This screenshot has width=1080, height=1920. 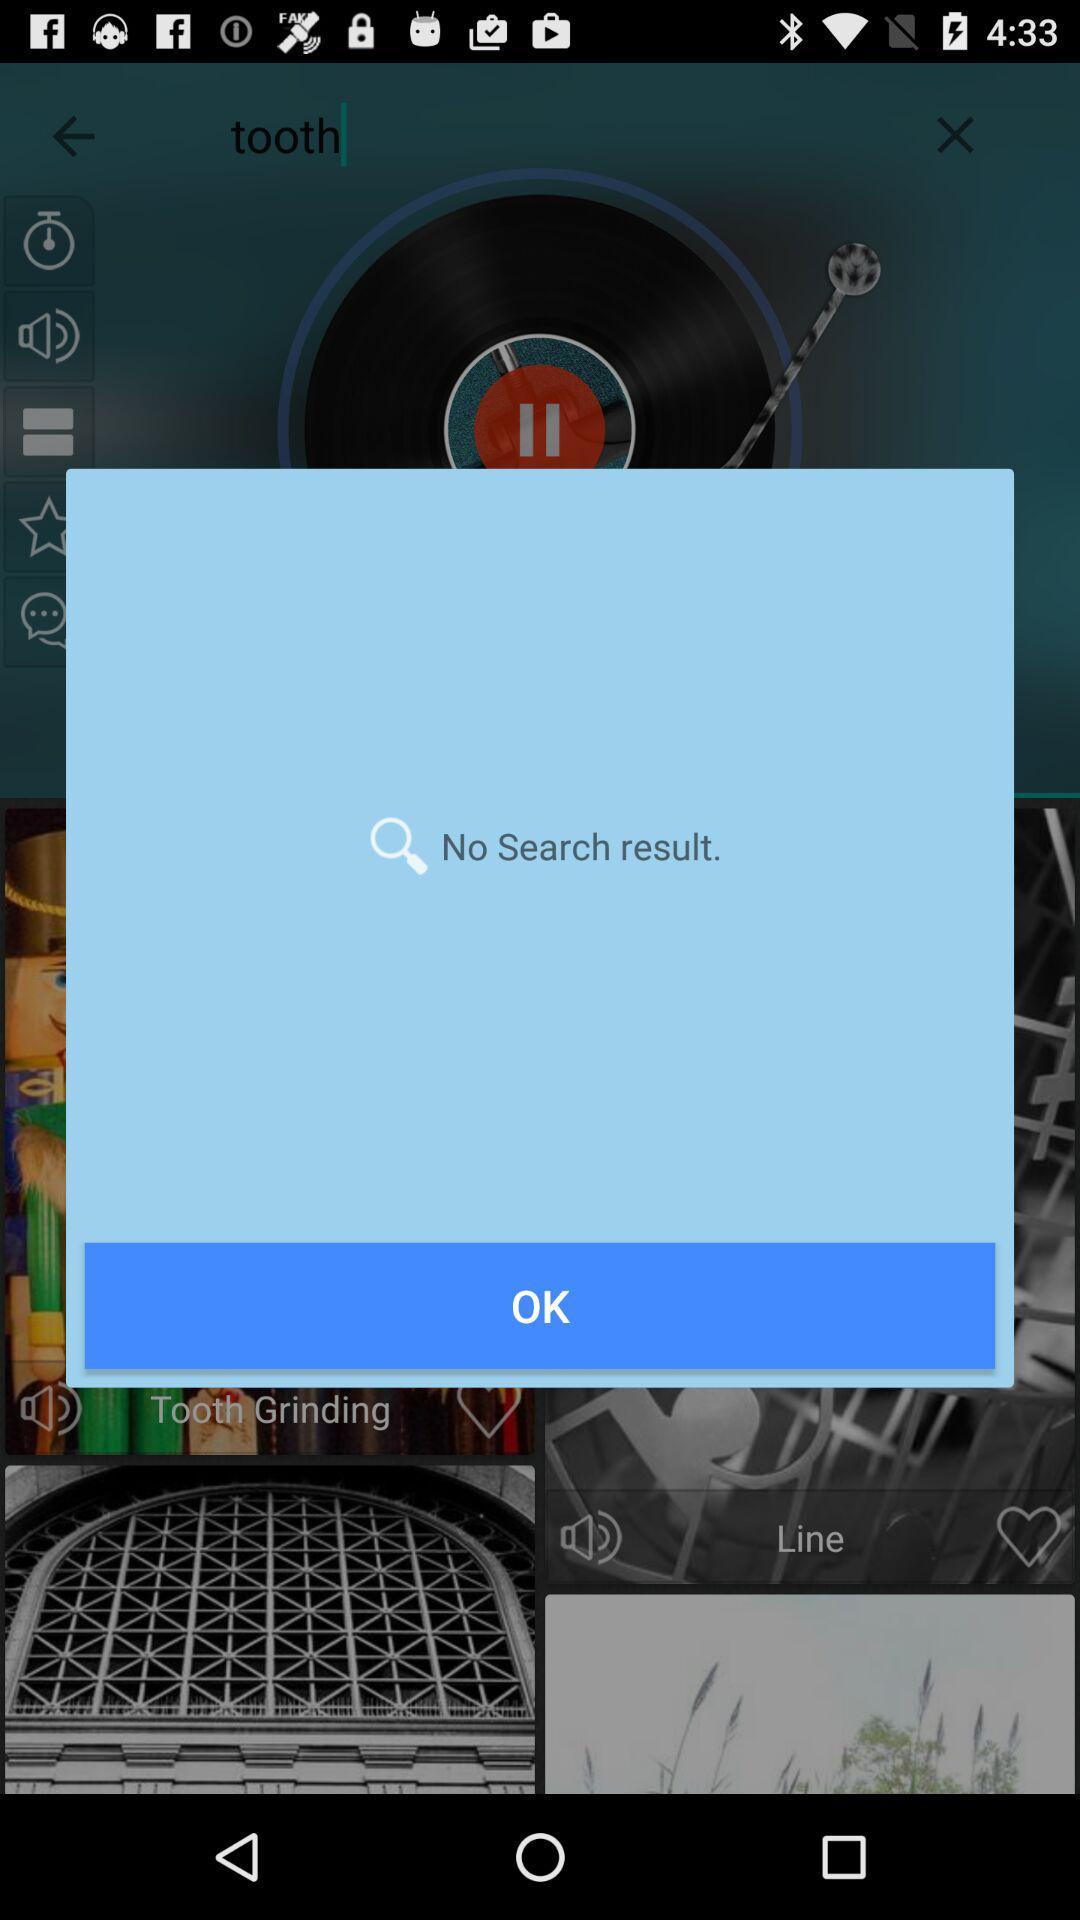 I want to click on icon at the bottom, so click(x=540, y=1305).